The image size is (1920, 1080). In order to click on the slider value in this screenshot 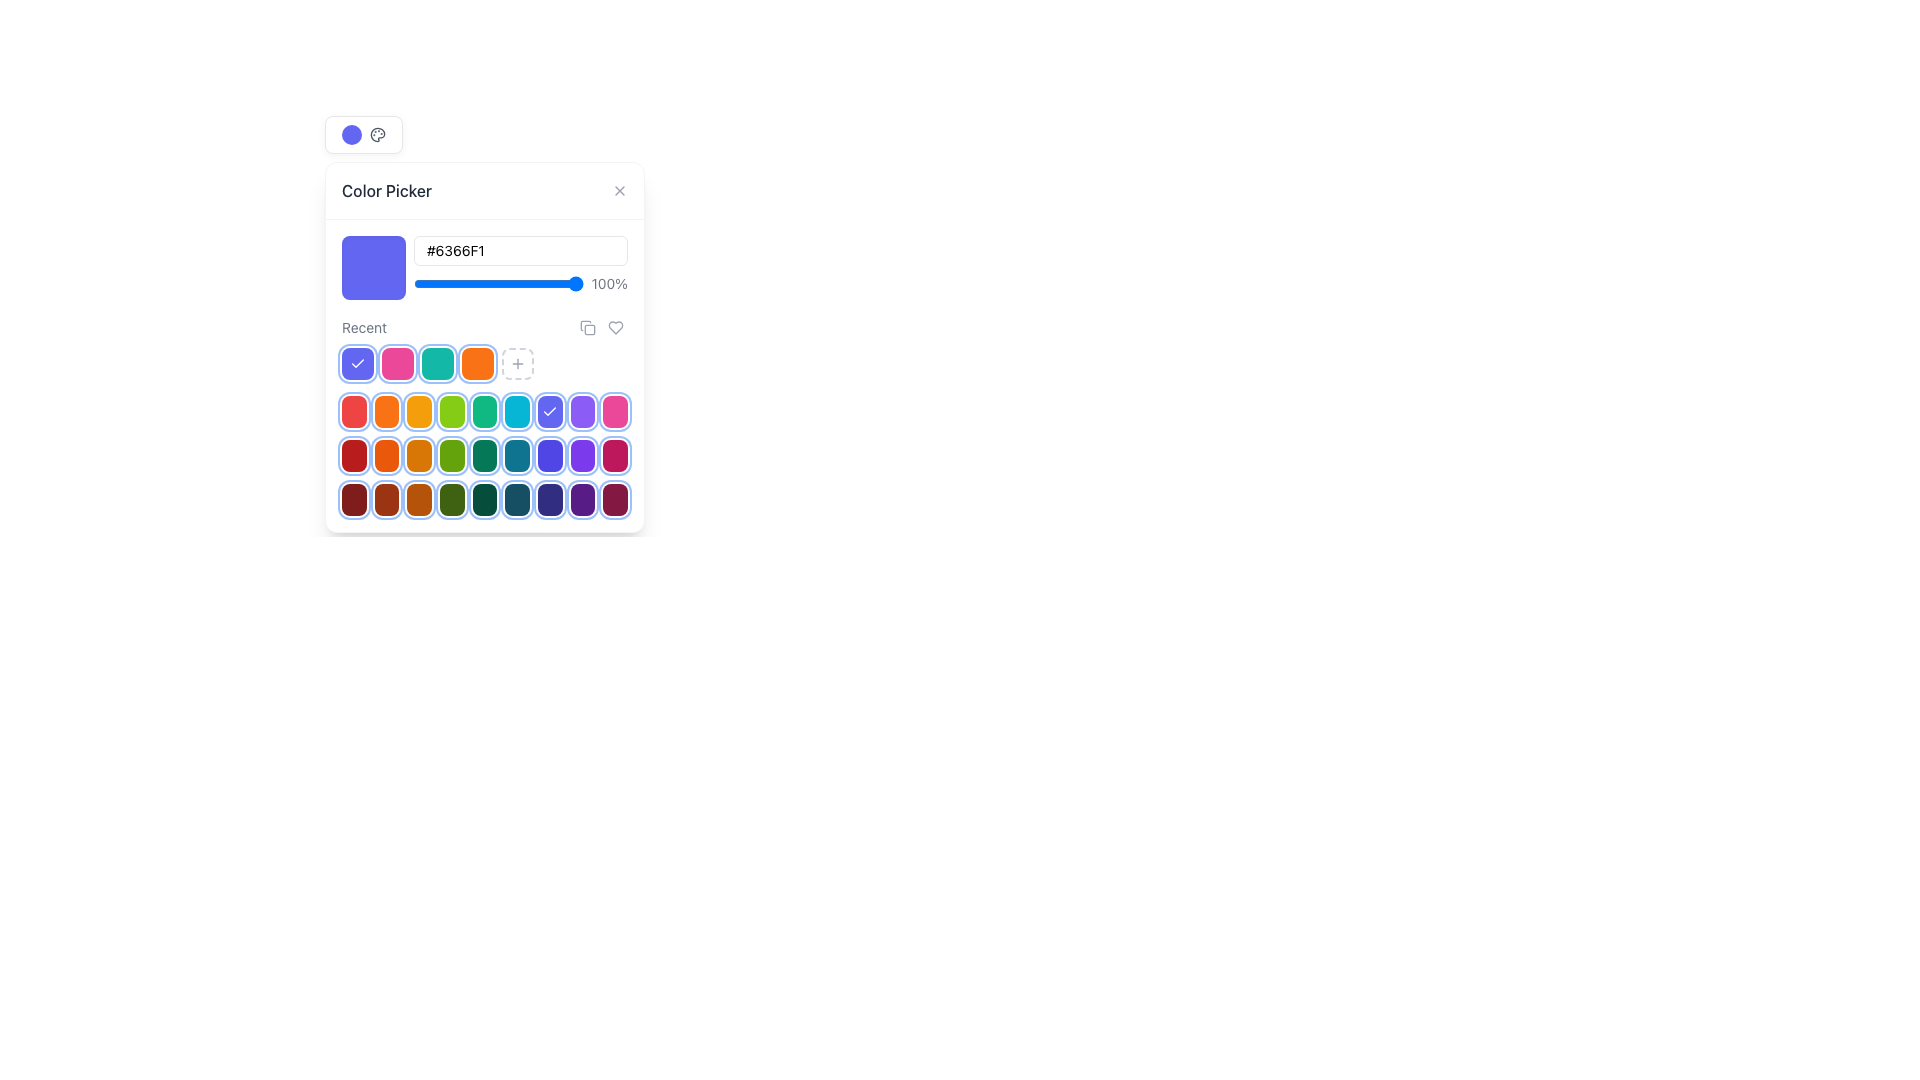, I will do `click(537, 284)`.